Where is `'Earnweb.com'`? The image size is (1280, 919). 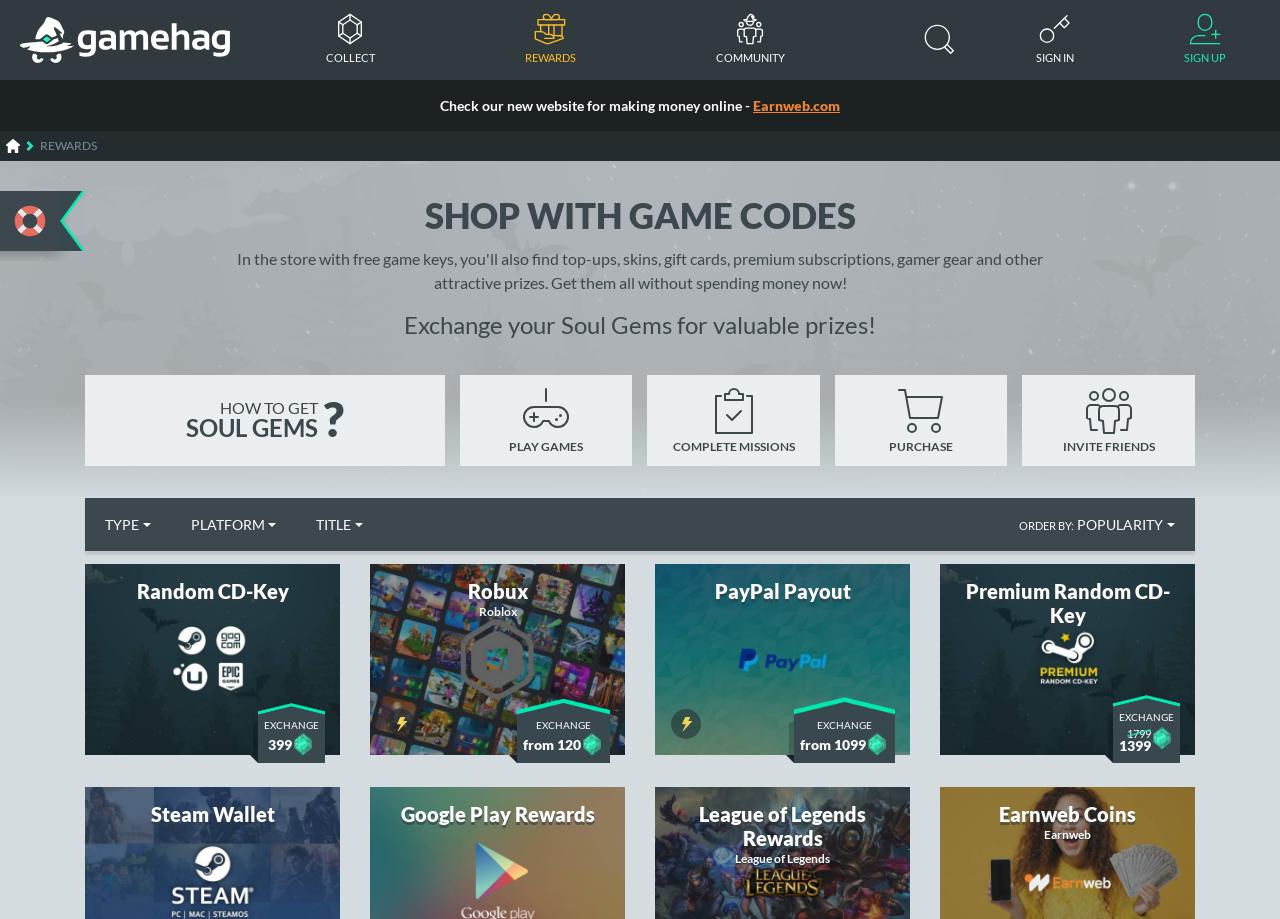 'Earnweb.com' is located at coordinates (795, 104).